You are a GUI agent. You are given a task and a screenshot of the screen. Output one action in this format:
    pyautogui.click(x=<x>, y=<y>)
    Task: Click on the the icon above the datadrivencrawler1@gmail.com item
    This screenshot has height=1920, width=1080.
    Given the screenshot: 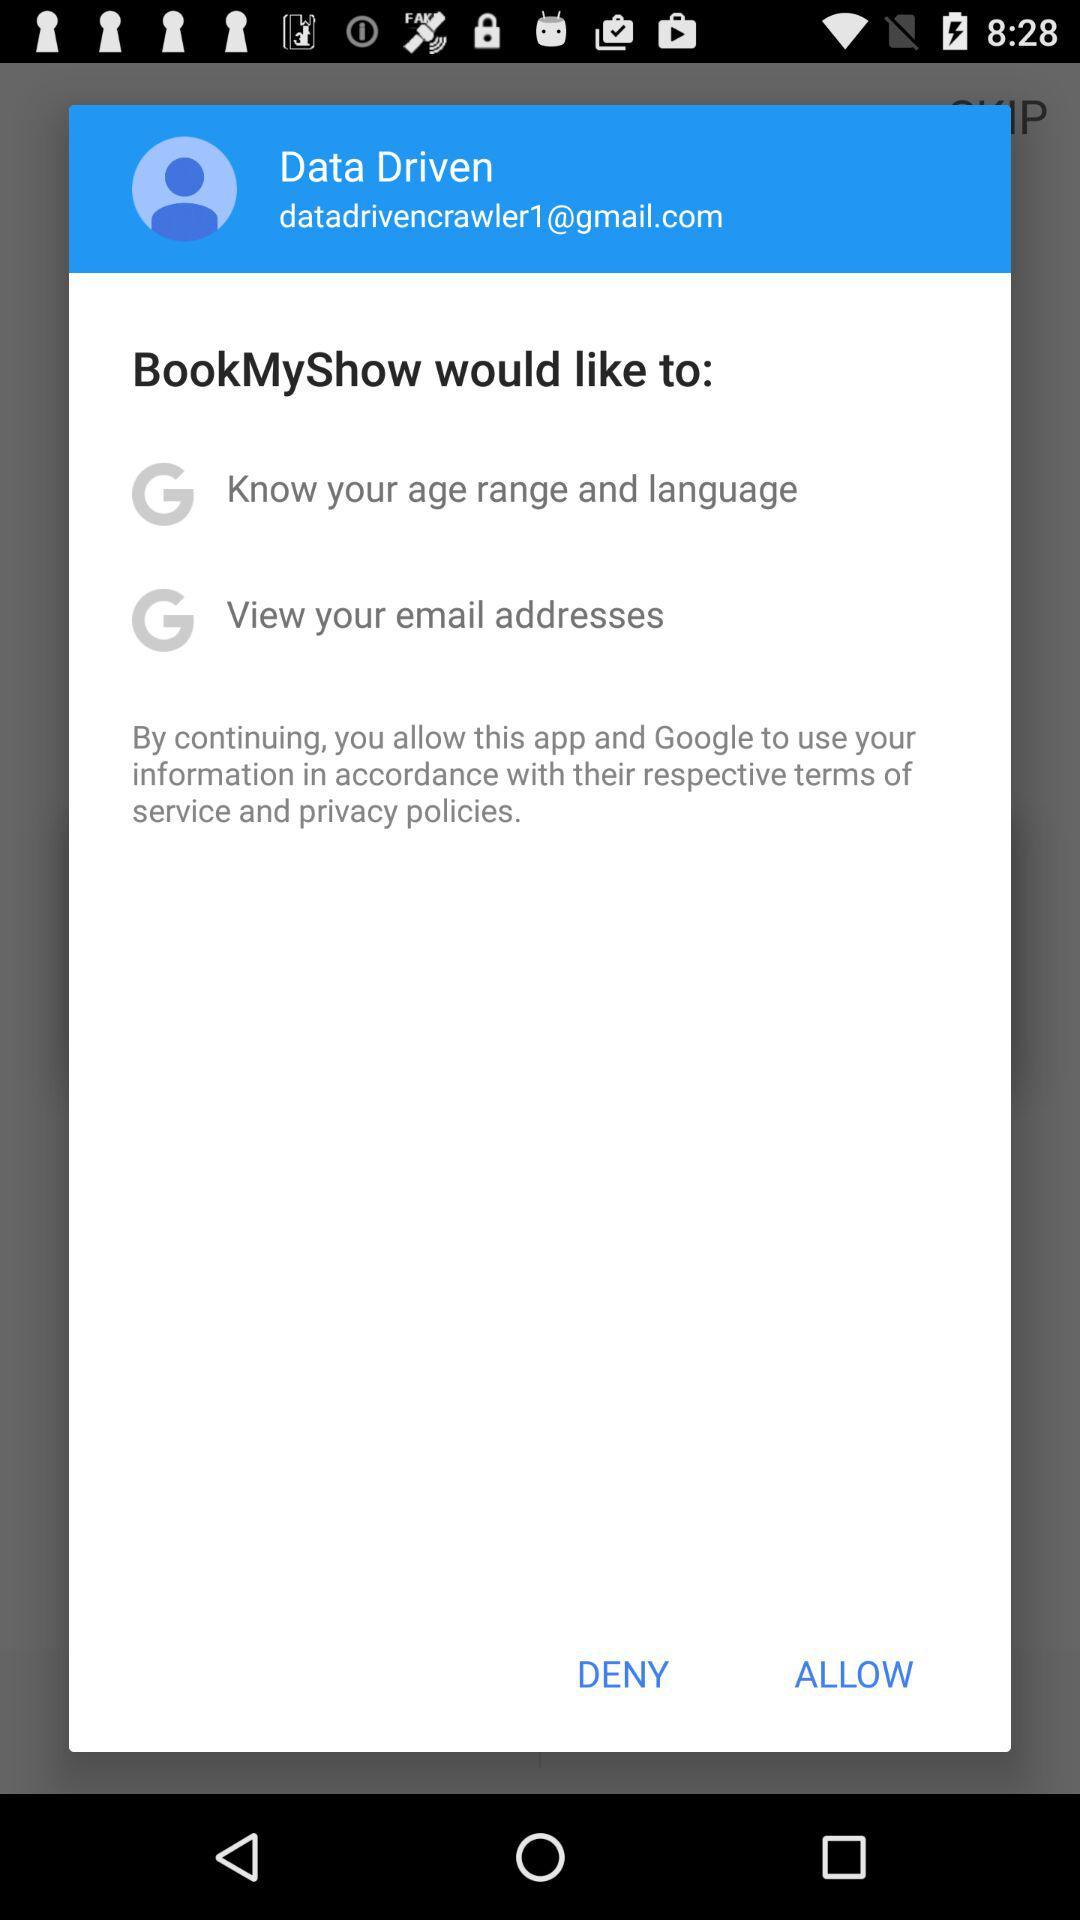 What is the action you would take?
    pyautogui.click(x=386, y=164)
    